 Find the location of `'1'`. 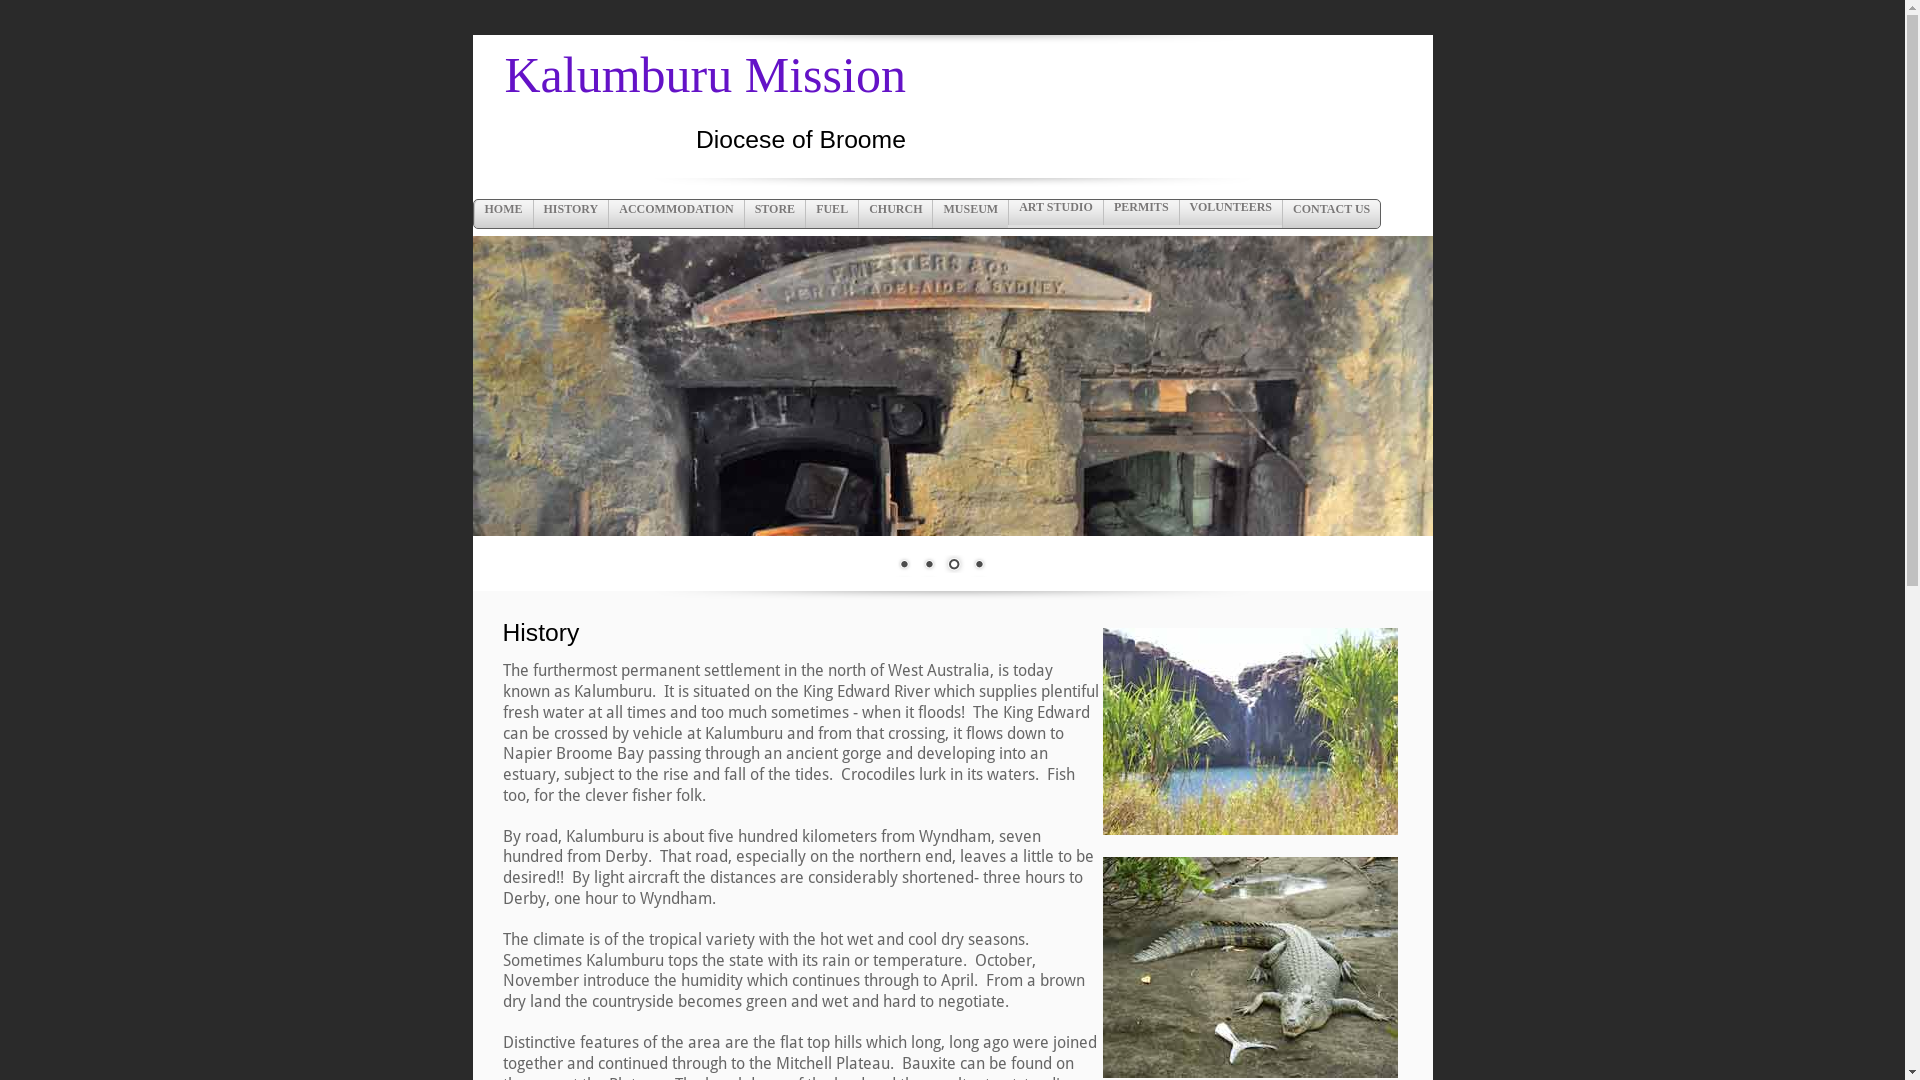

'1' is located at coordinates (901, 566).